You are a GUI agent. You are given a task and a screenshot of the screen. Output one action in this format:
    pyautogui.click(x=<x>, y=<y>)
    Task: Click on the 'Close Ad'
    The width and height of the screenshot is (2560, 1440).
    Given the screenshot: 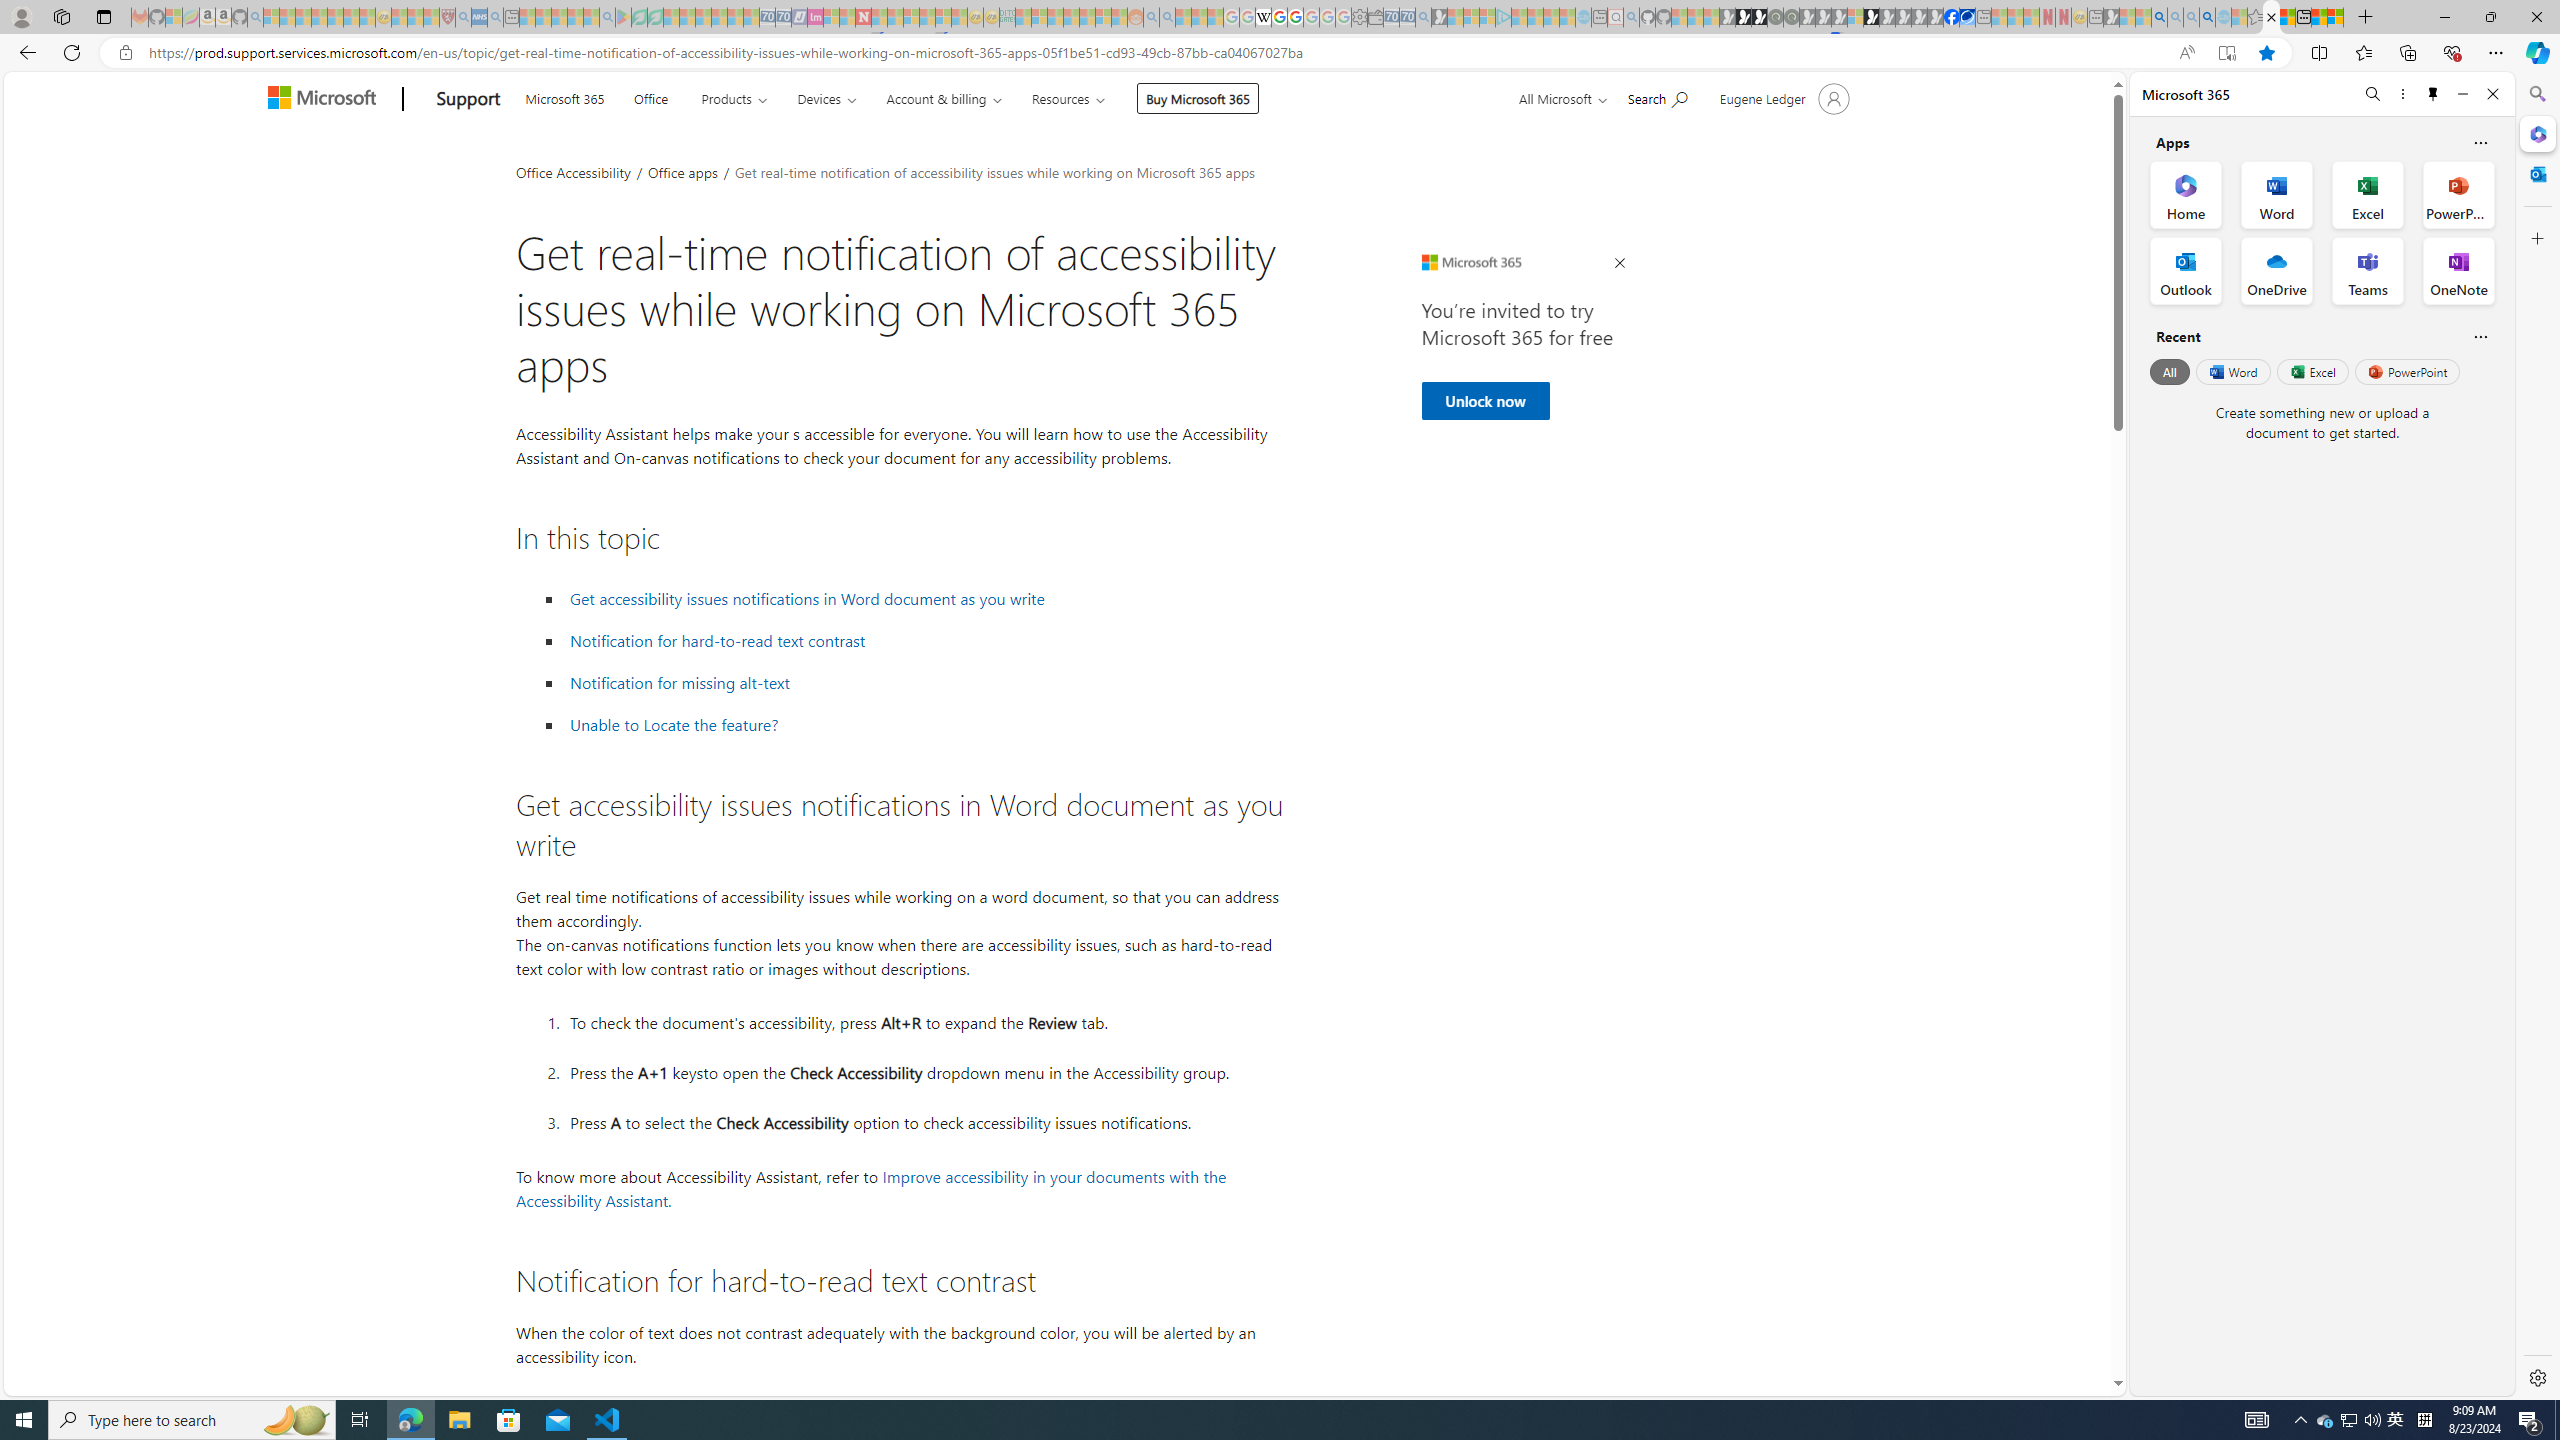 What is the action you would take?
    pyautogui.click(x=1618, y=263)
    